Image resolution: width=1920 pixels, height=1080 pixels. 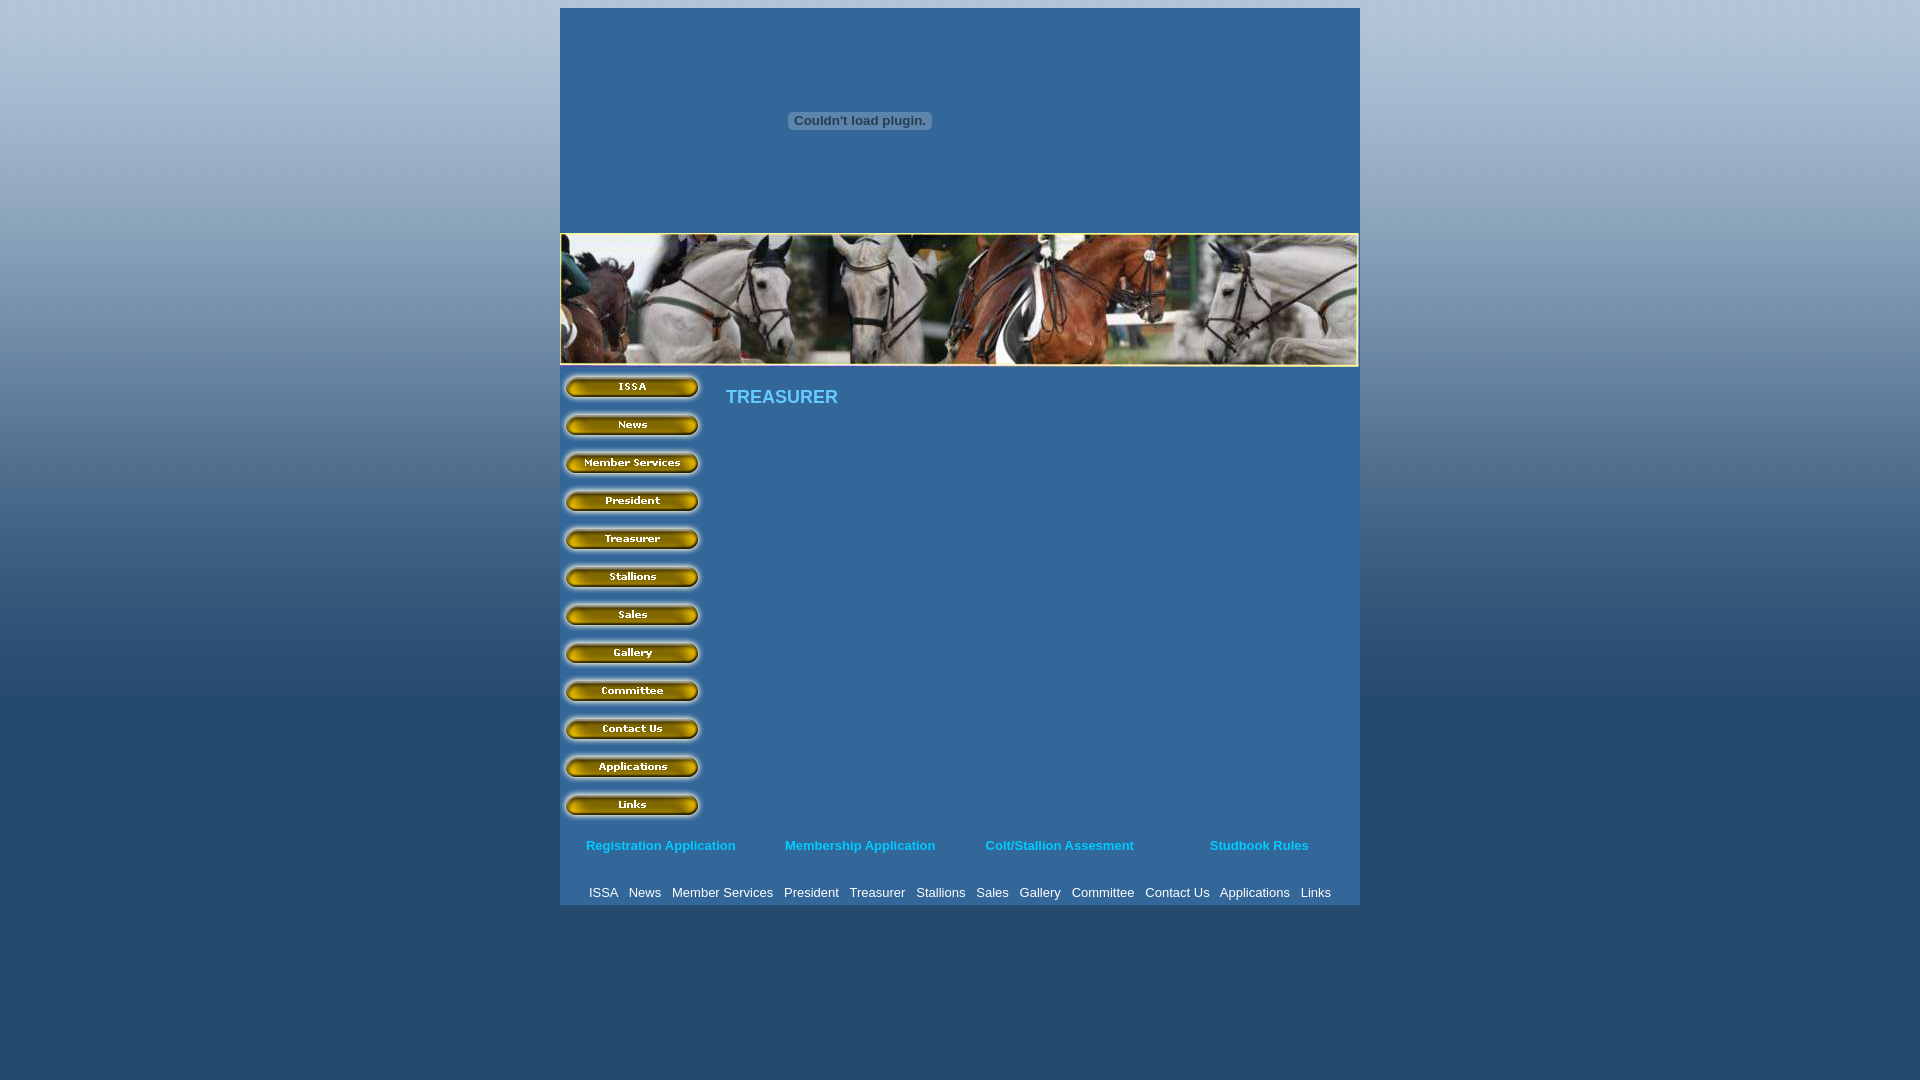 What do you see at coordinates (1258, 845) in the screenshot?
I see `'Studbook Rules'` at bounding box center [1258, 845].